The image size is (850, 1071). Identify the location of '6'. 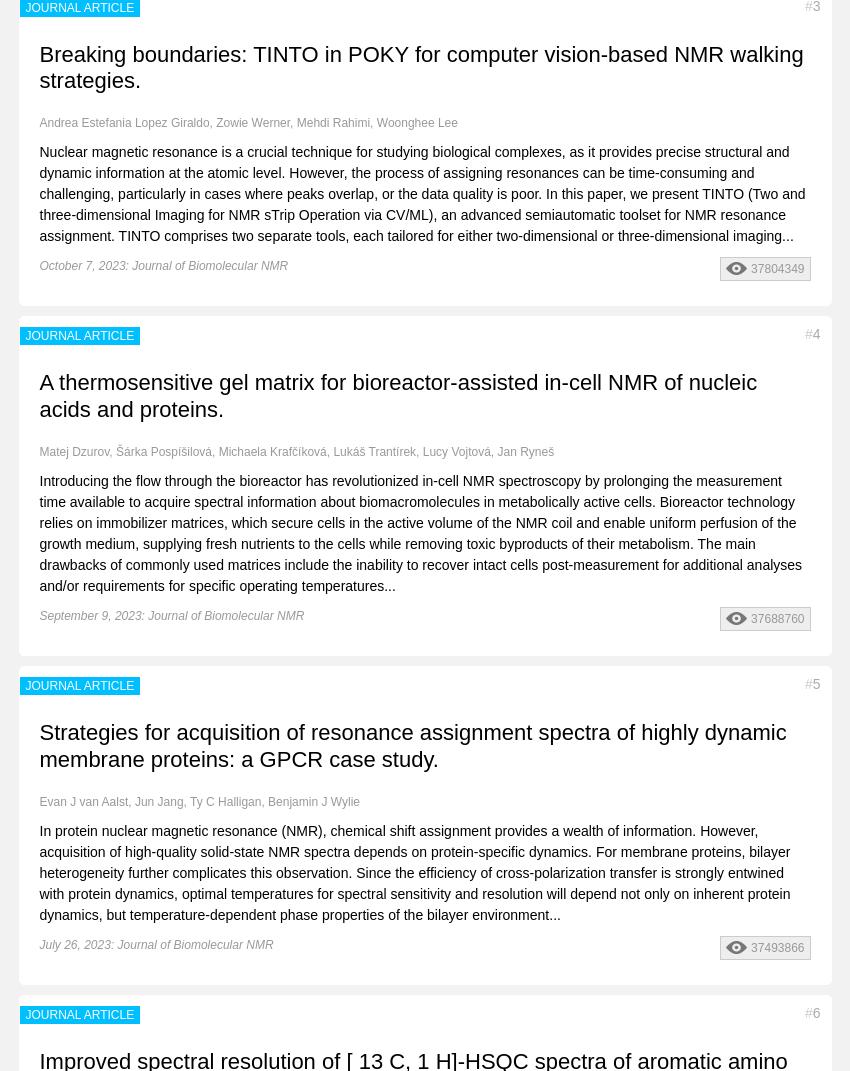
(816, 1011).